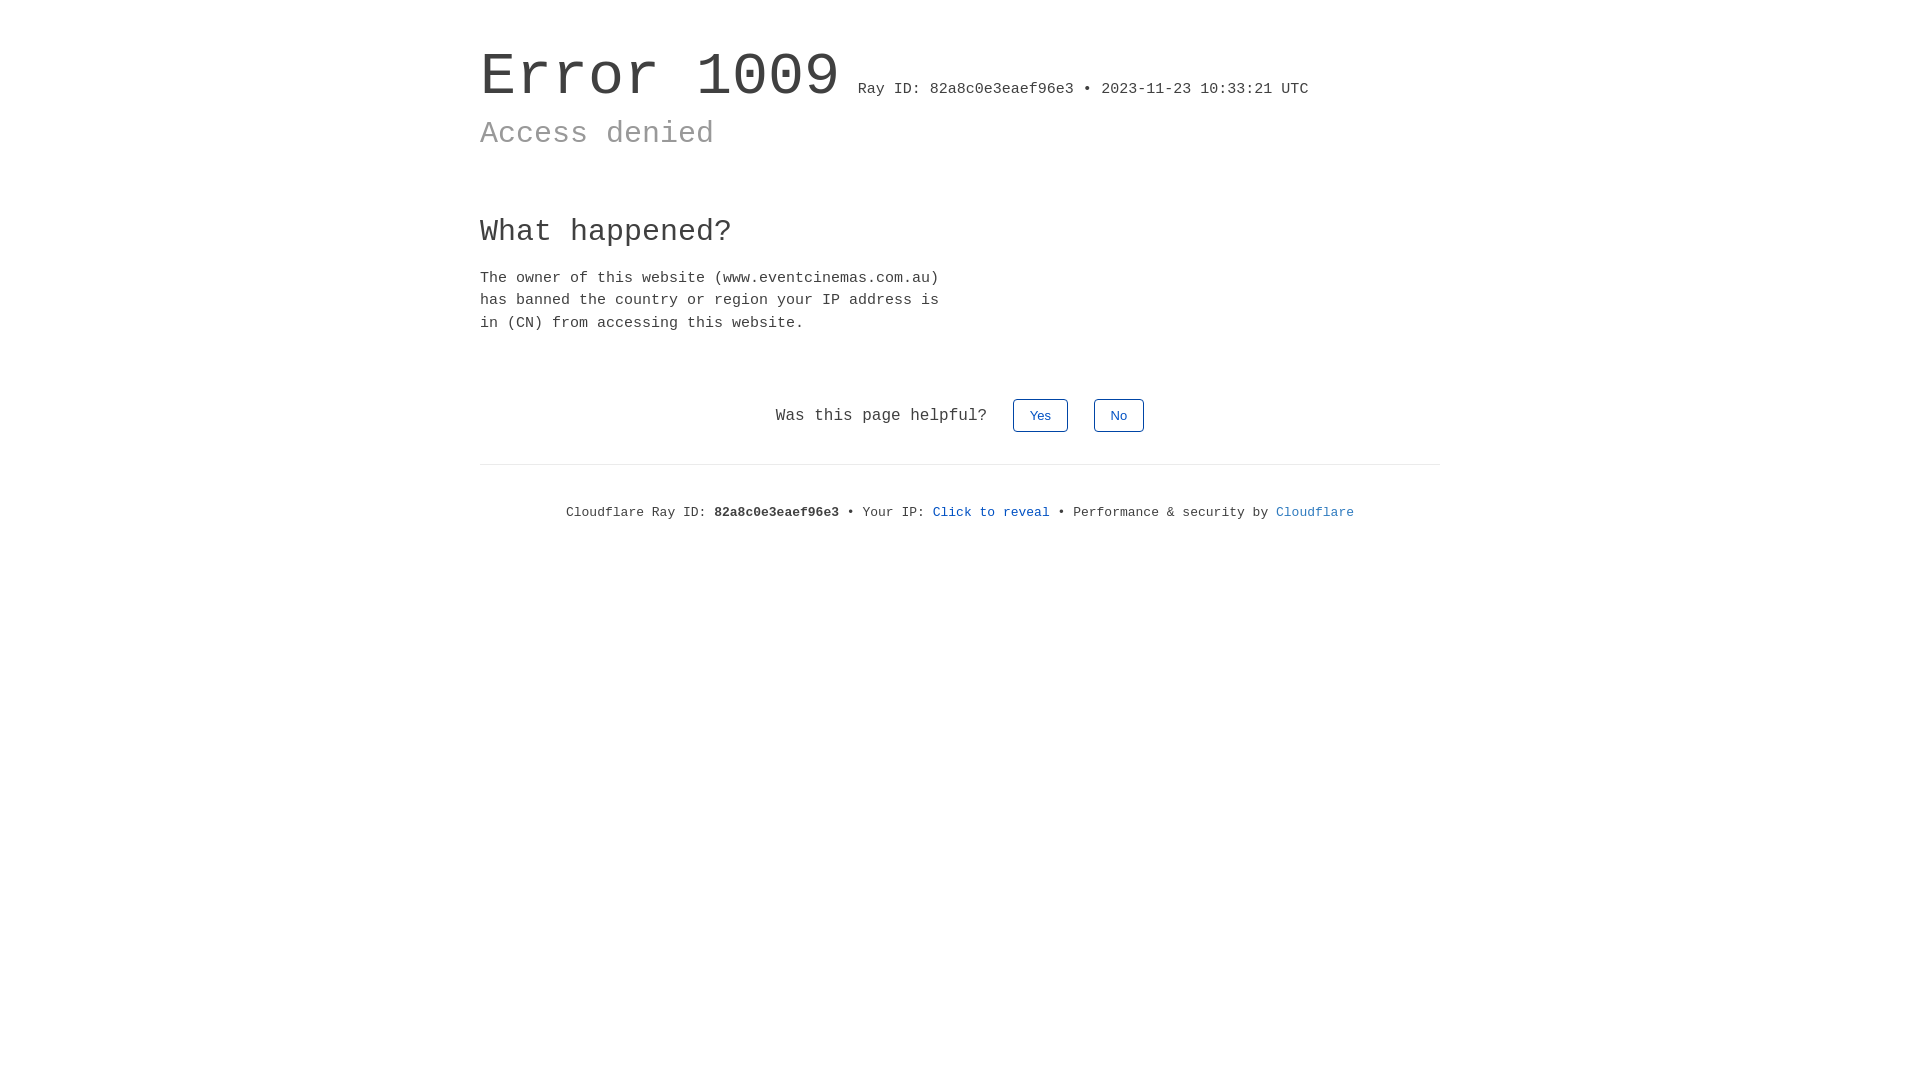 The width and height of the screenshot is (1920, 1080). Describe the element at coordinates (1315, 511) in the screenshot. I see `'Cloudflare'` at that location.